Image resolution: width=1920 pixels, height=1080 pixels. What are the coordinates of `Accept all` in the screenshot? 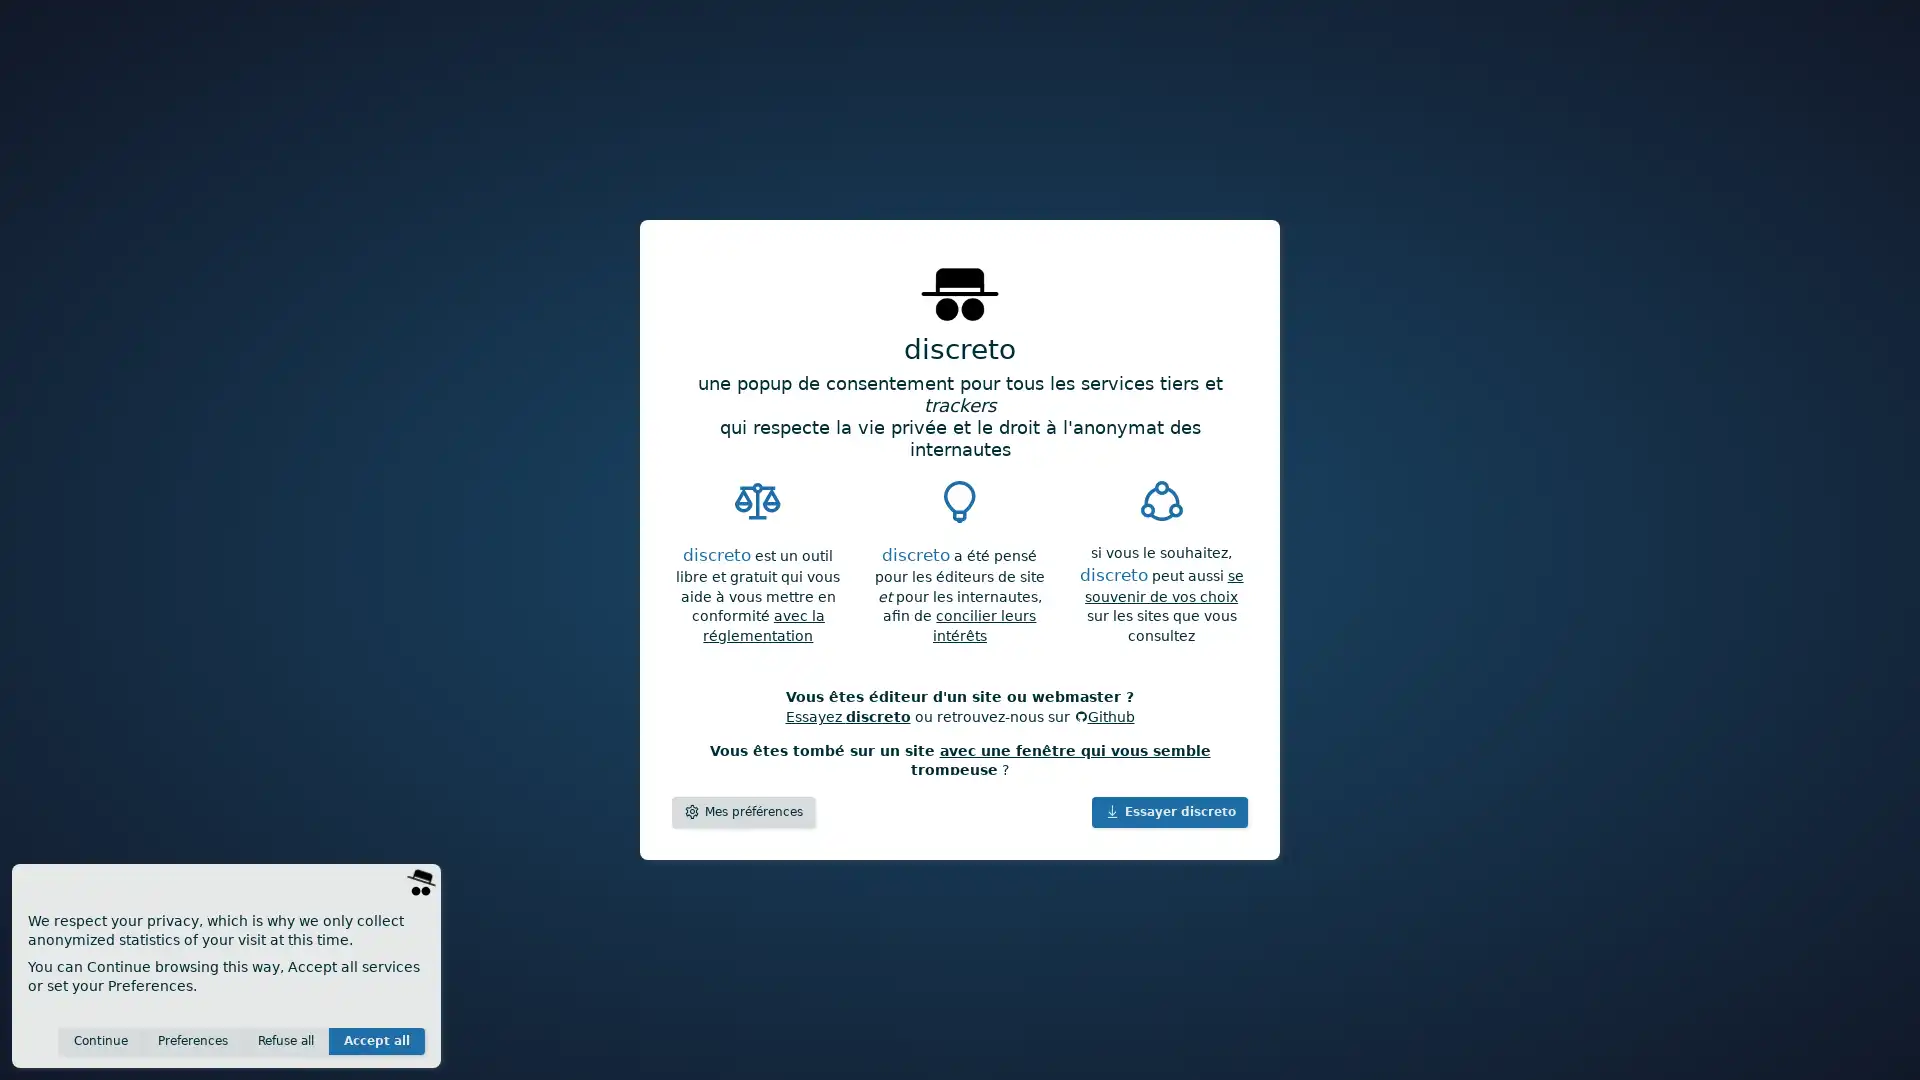 It's located at (377, 1040).